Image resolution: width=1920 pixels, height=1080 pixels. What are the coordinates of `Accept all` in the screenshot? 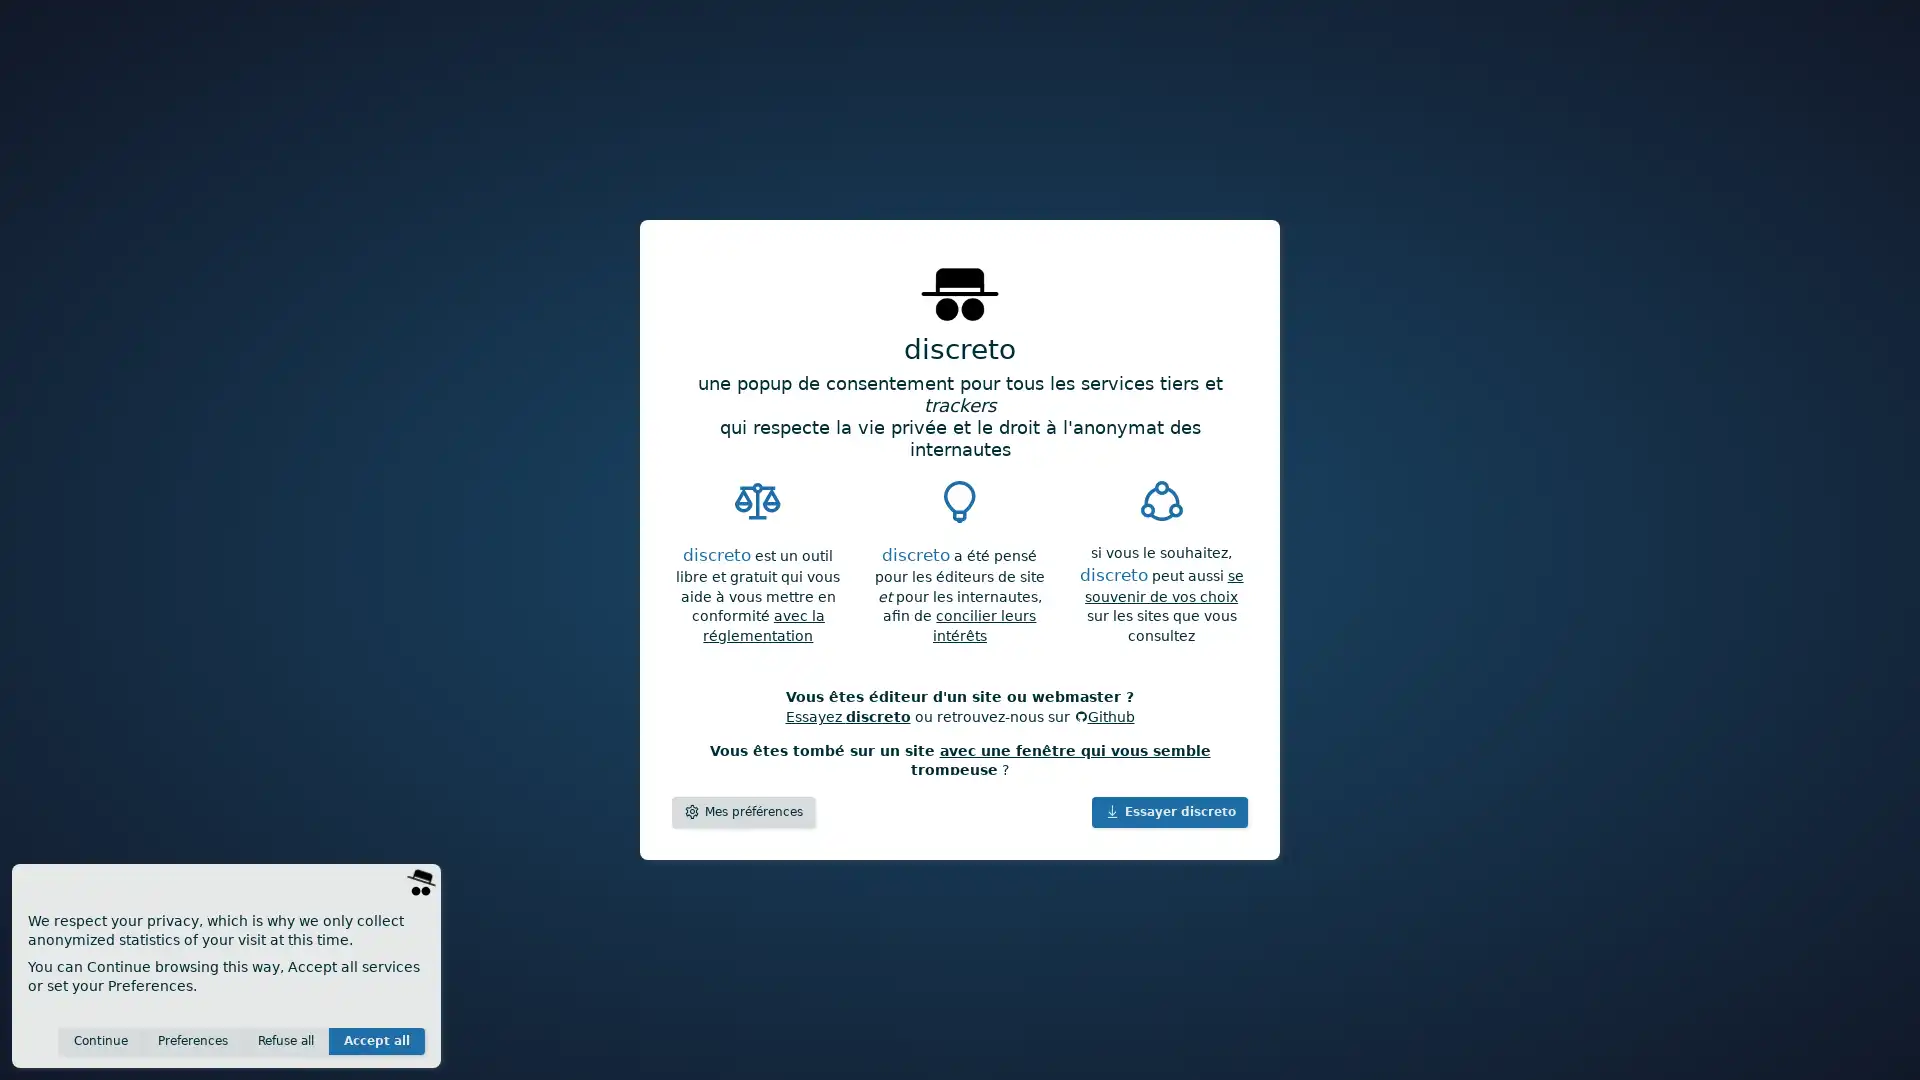 It's located at (377, 1040).